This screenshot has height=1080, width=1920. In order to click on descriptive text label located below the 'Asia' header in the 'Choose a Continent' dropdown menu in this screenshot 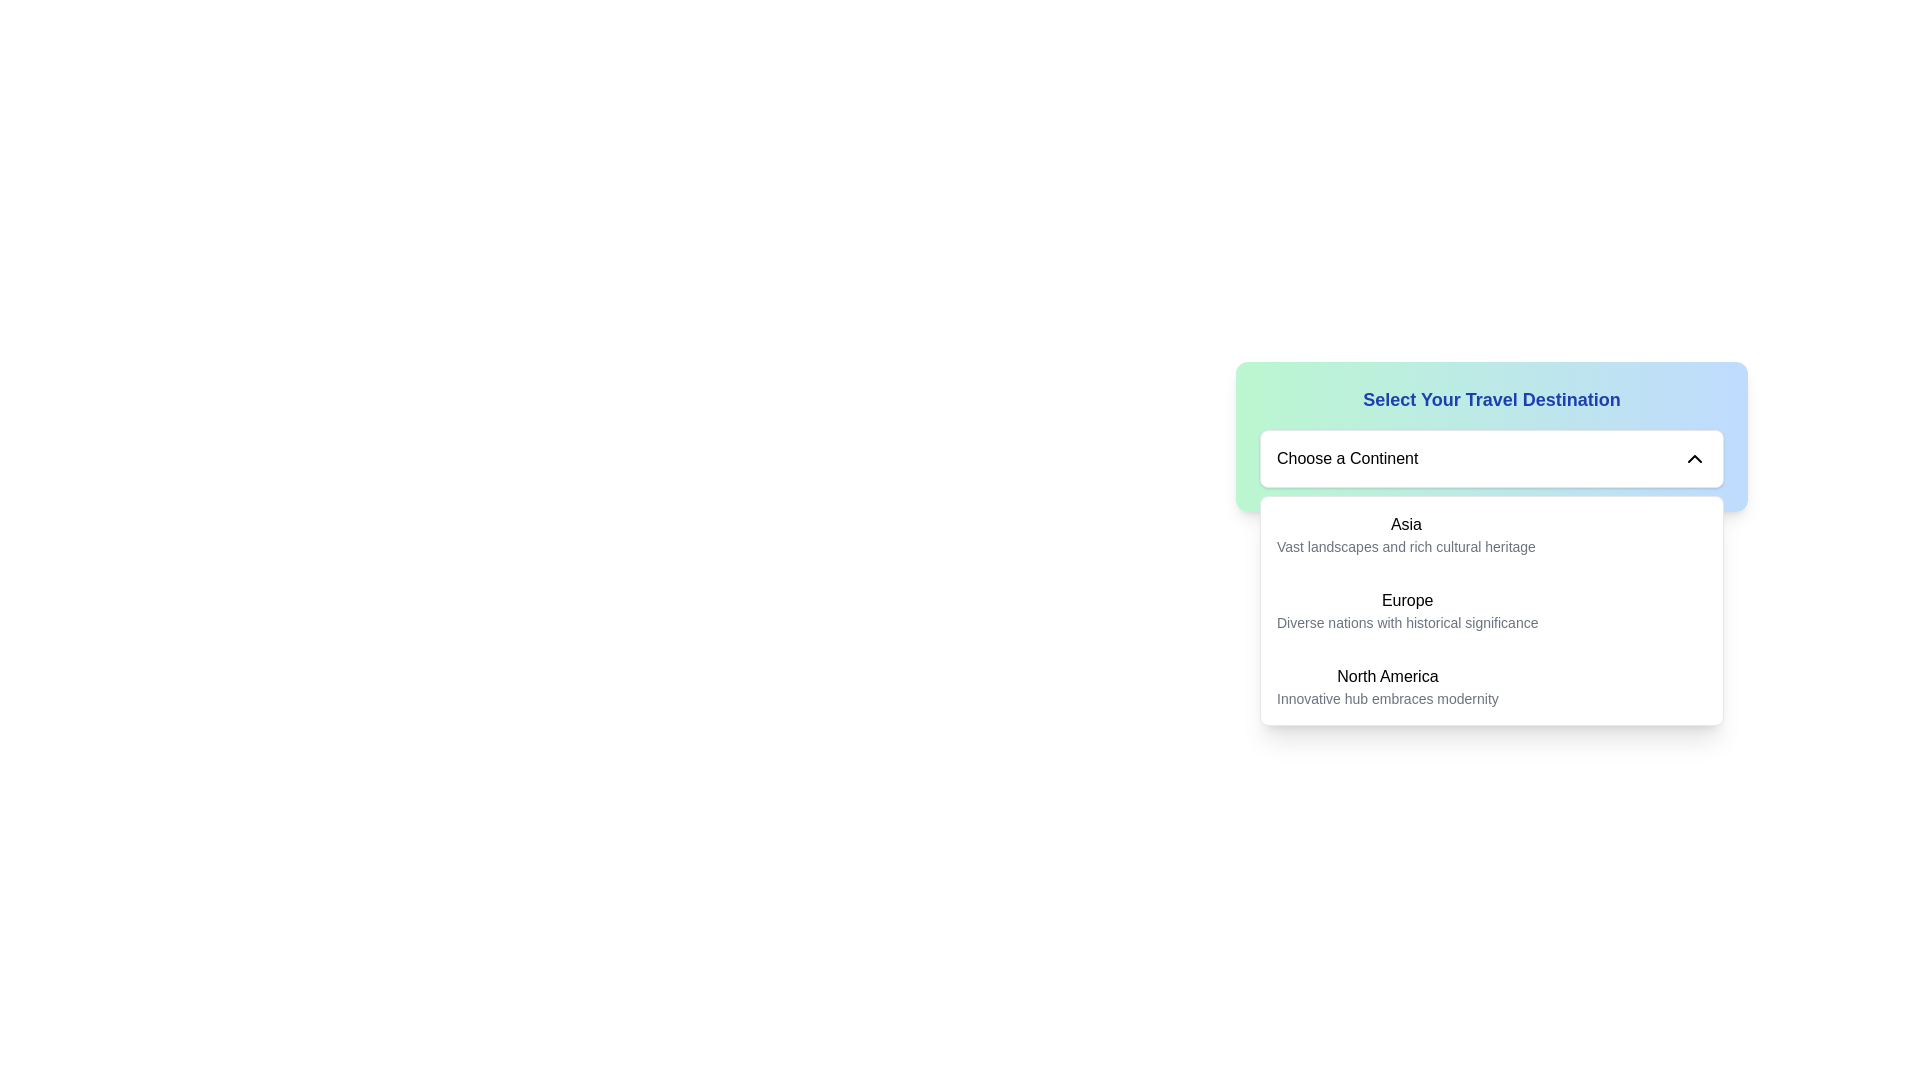, I will do `click(1405, 547)`.